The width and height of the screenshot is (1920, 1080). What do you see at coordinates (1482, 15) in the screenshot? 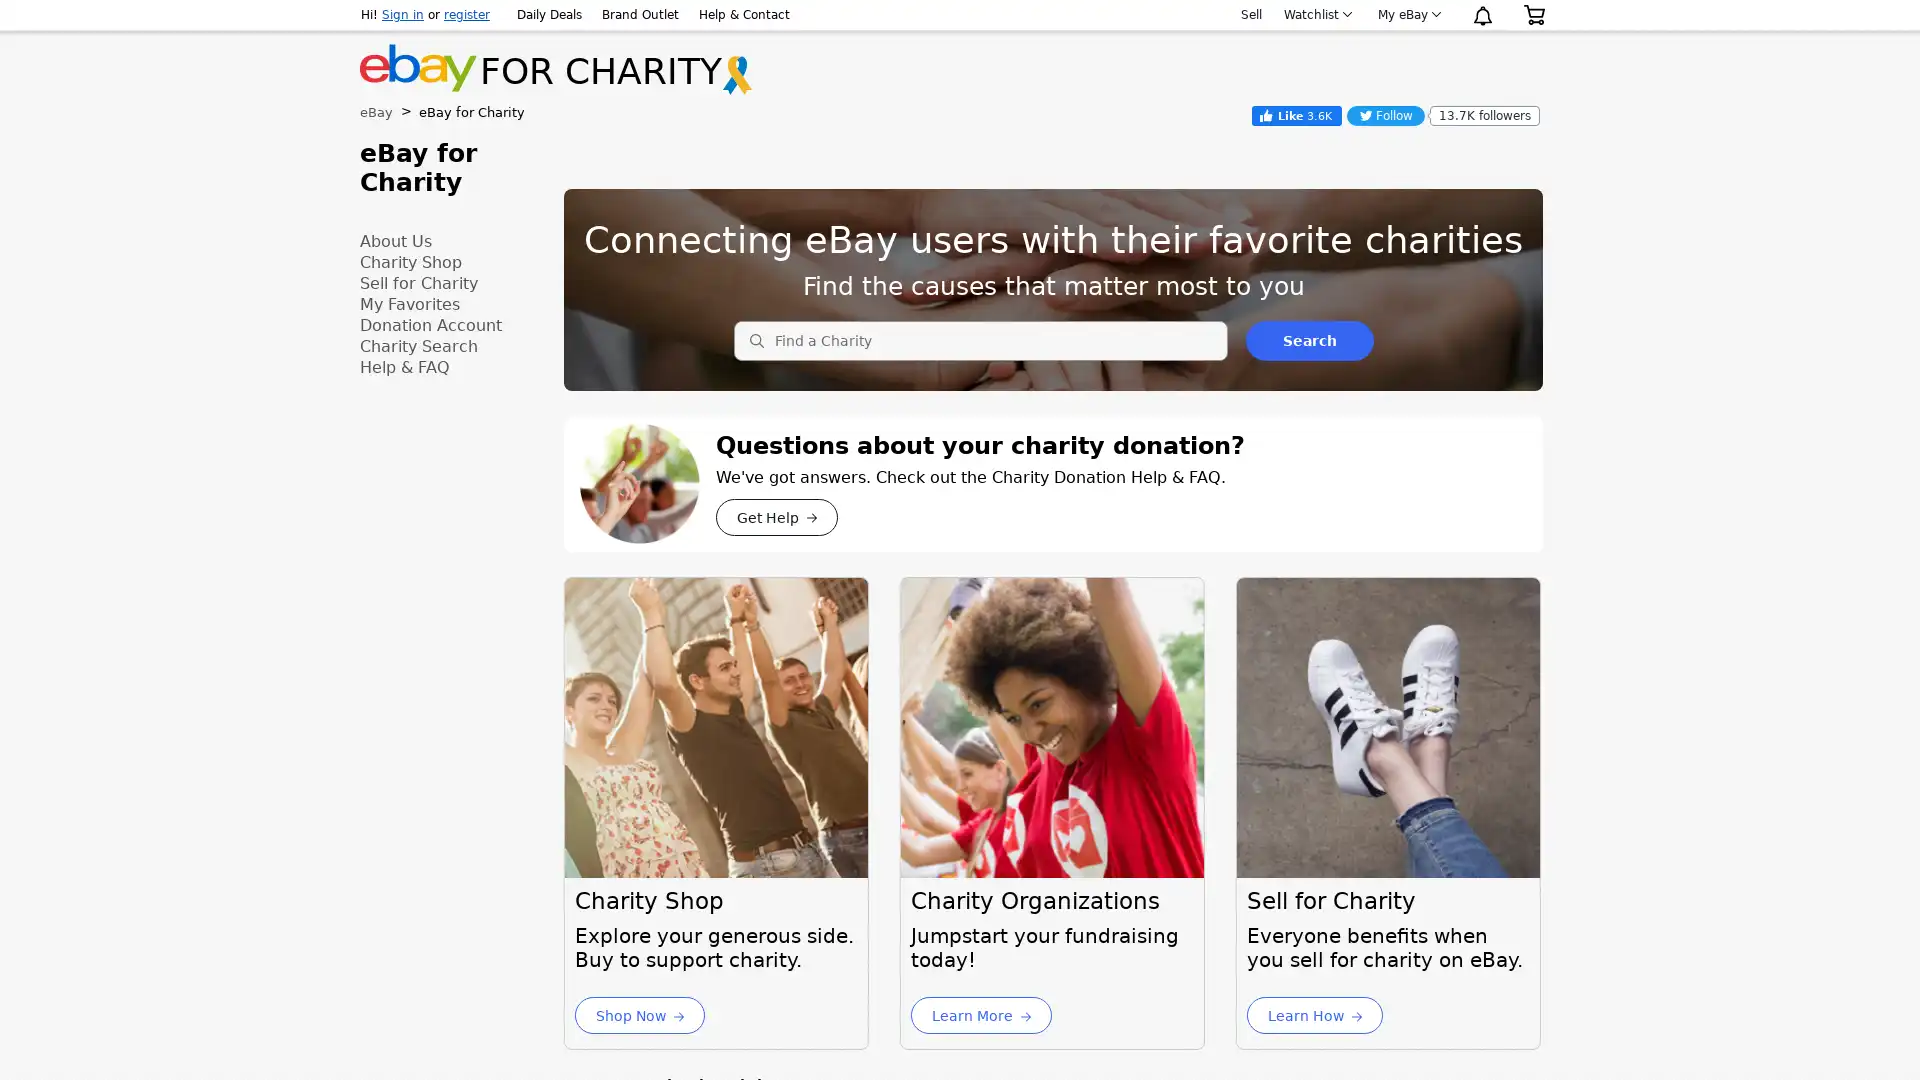
I see `Notification` at bounding box center [1482, 15].